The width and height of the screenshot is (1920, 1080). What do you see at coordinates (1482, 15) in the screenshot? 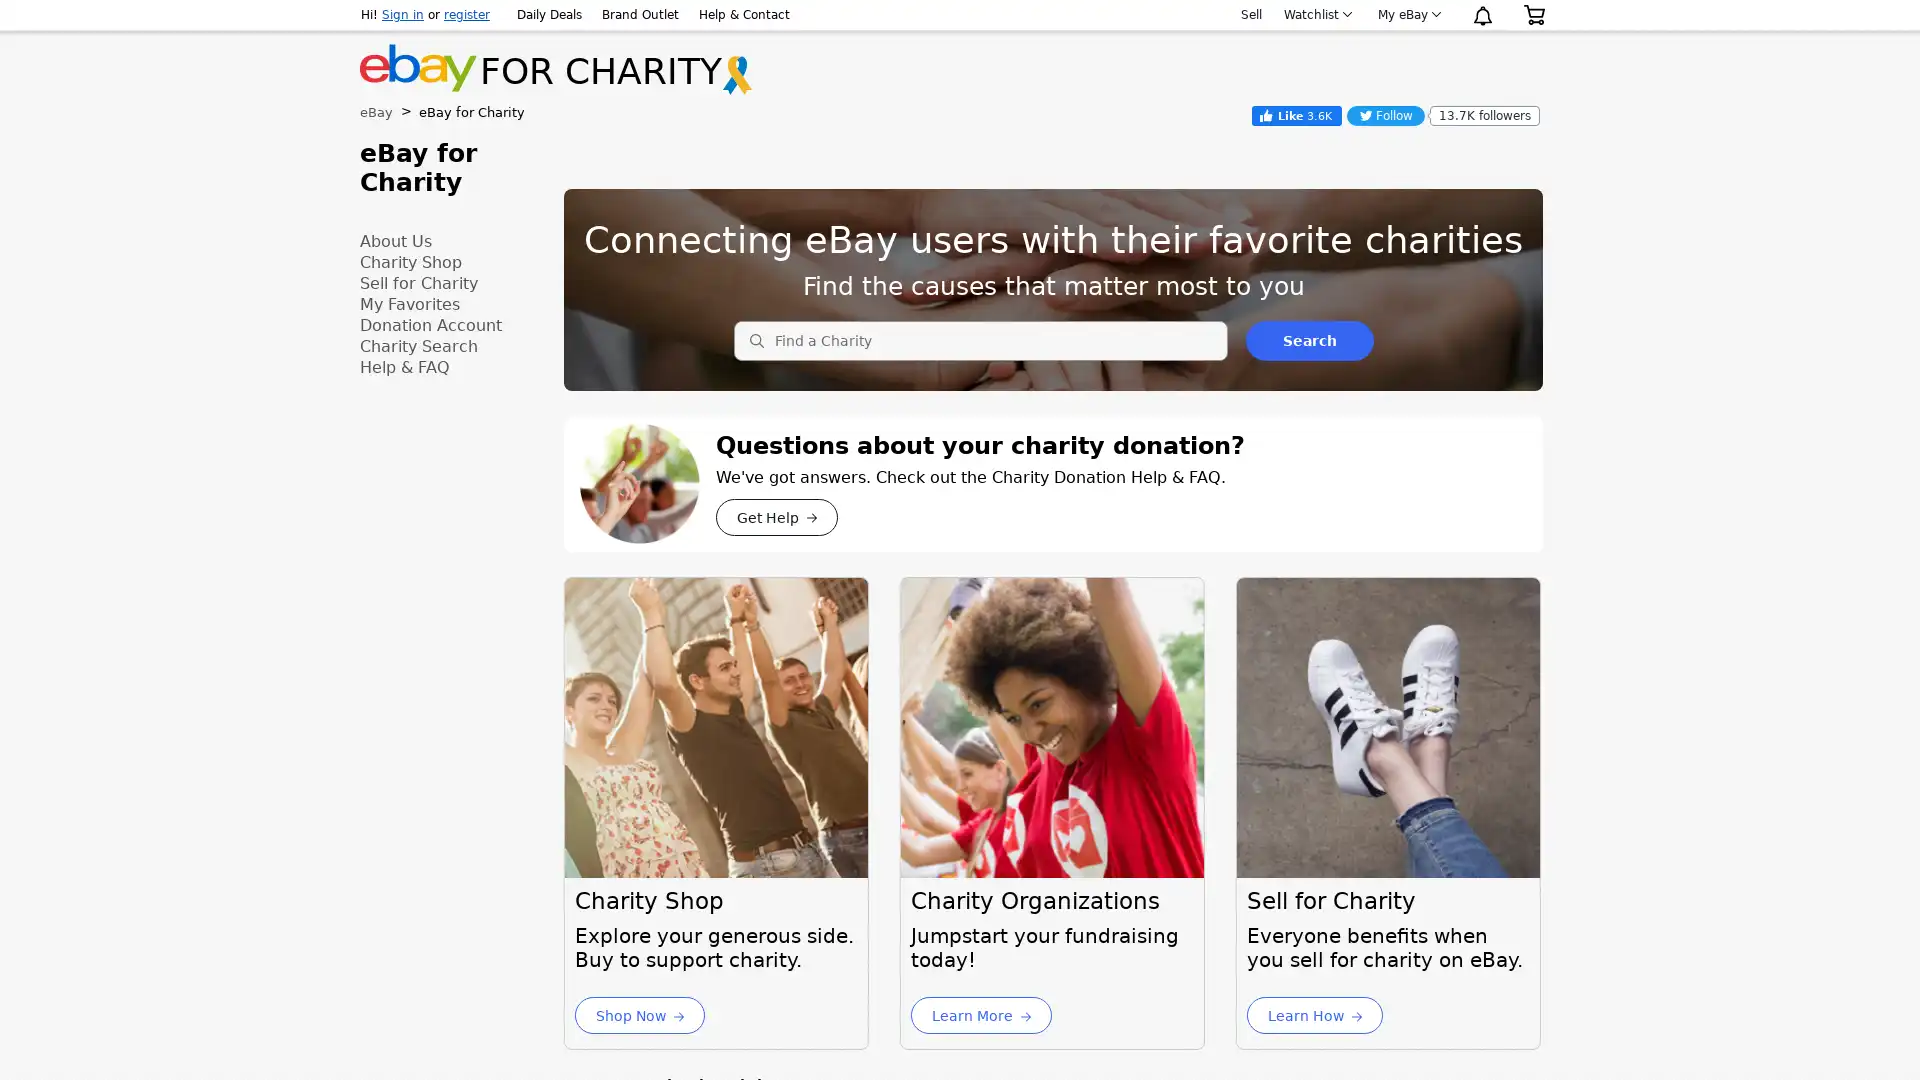
I see `Notification` at bounding box center [1482, 15].